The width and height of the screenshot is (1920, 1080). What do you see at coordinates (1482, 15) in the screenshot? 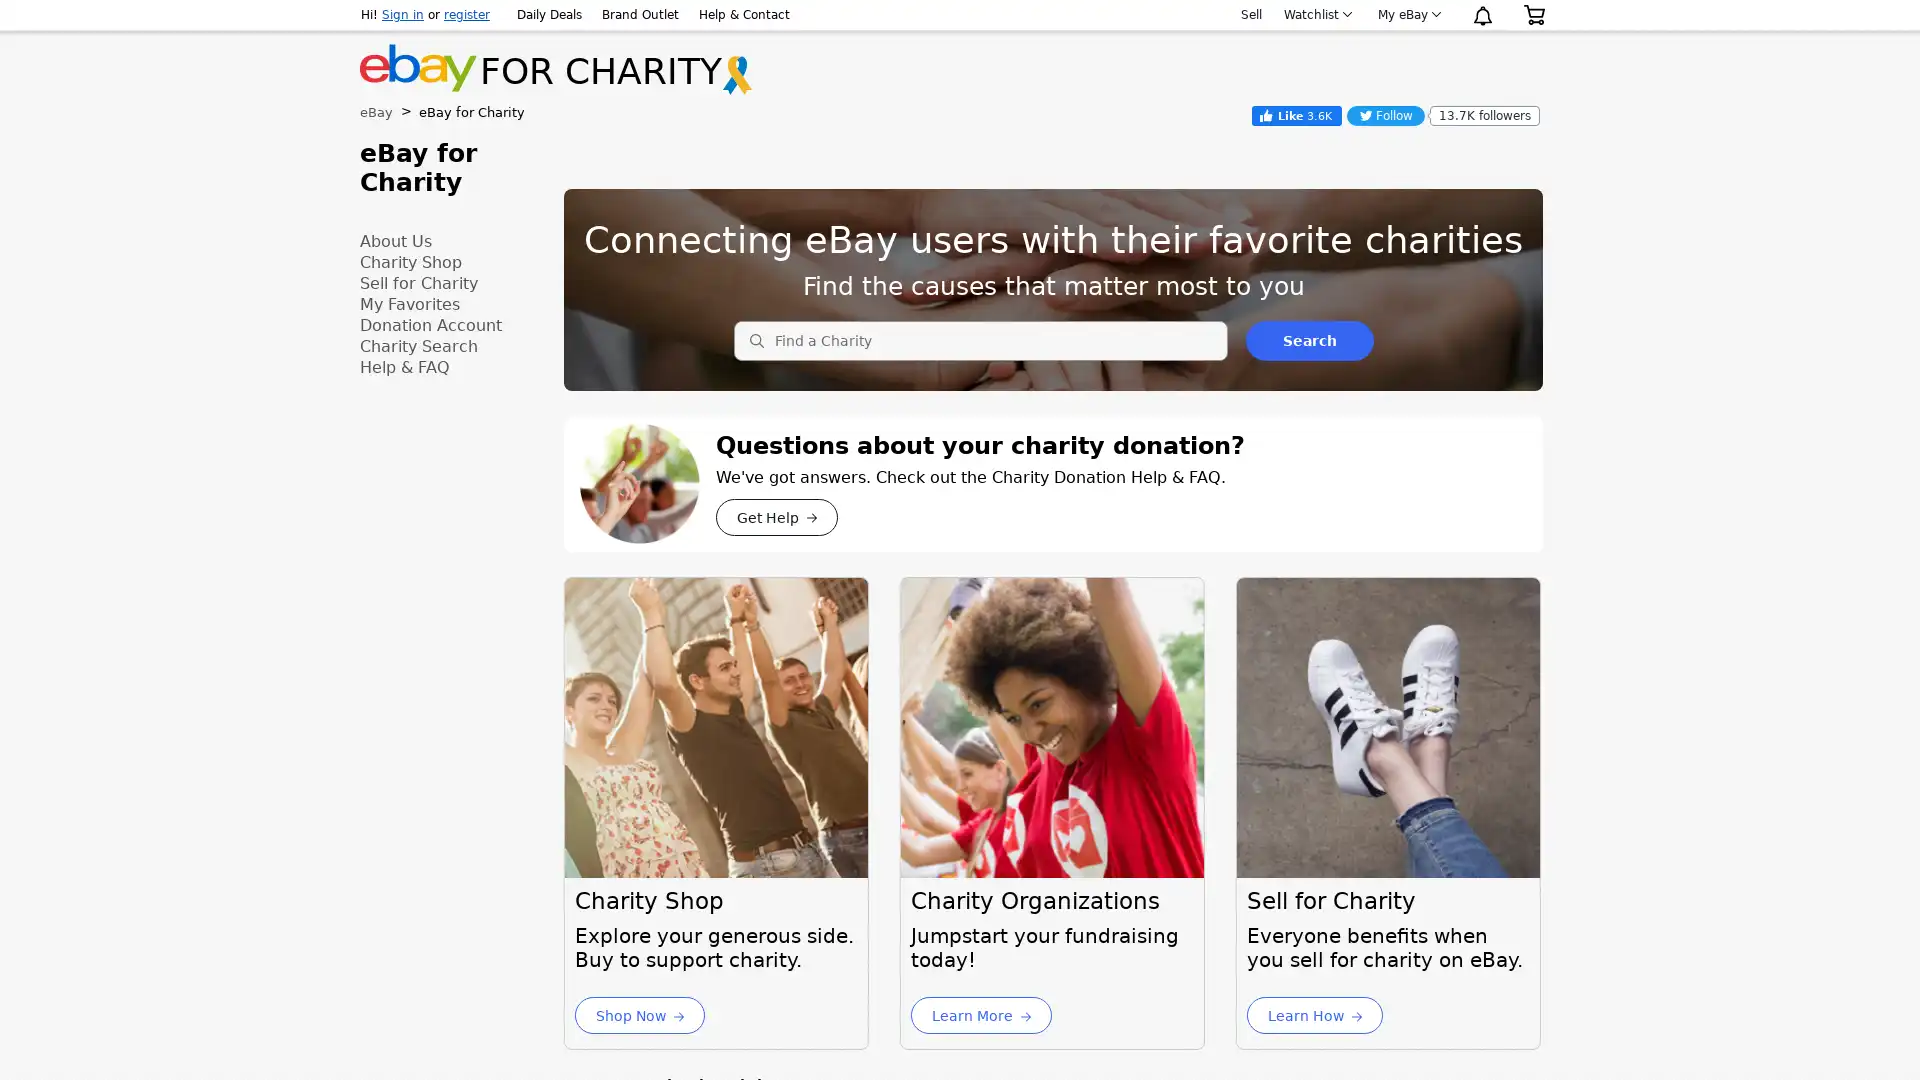
I see `Notification` at bounding box center [1482, 15].